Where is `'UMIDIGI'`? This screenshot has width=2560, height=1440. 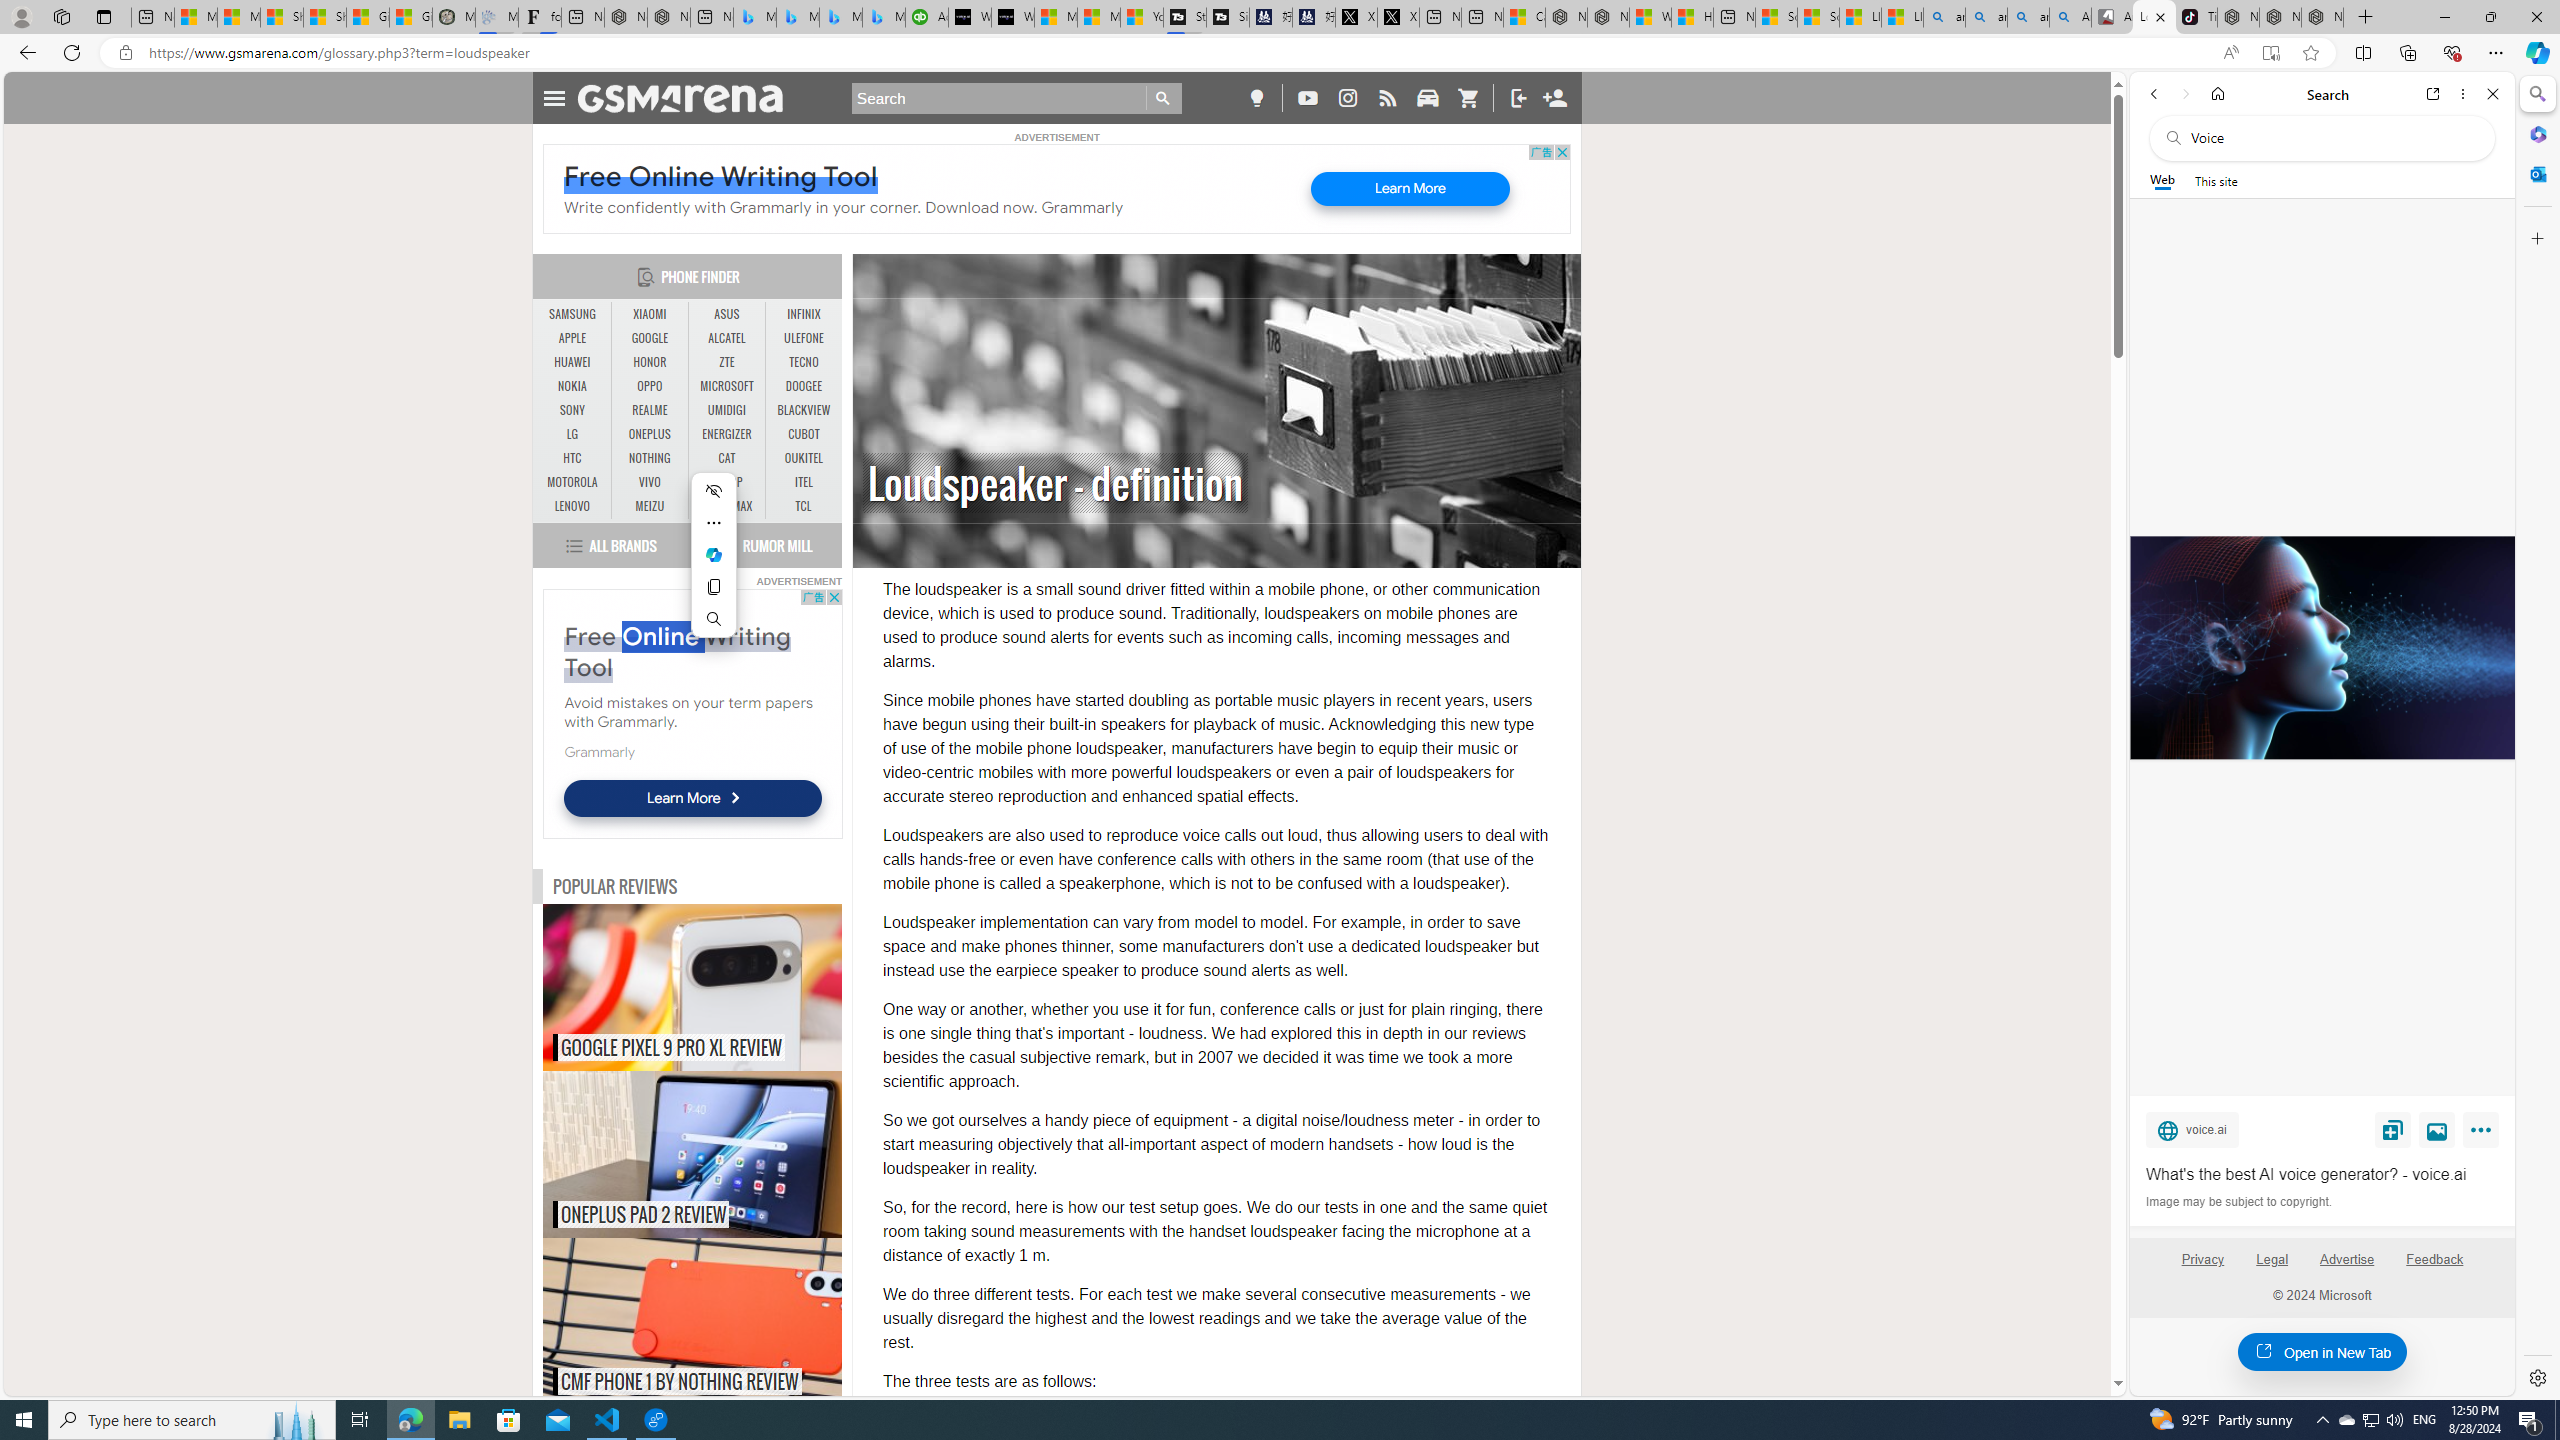
'UMIDIGI' is located at coordinates (726, 409).